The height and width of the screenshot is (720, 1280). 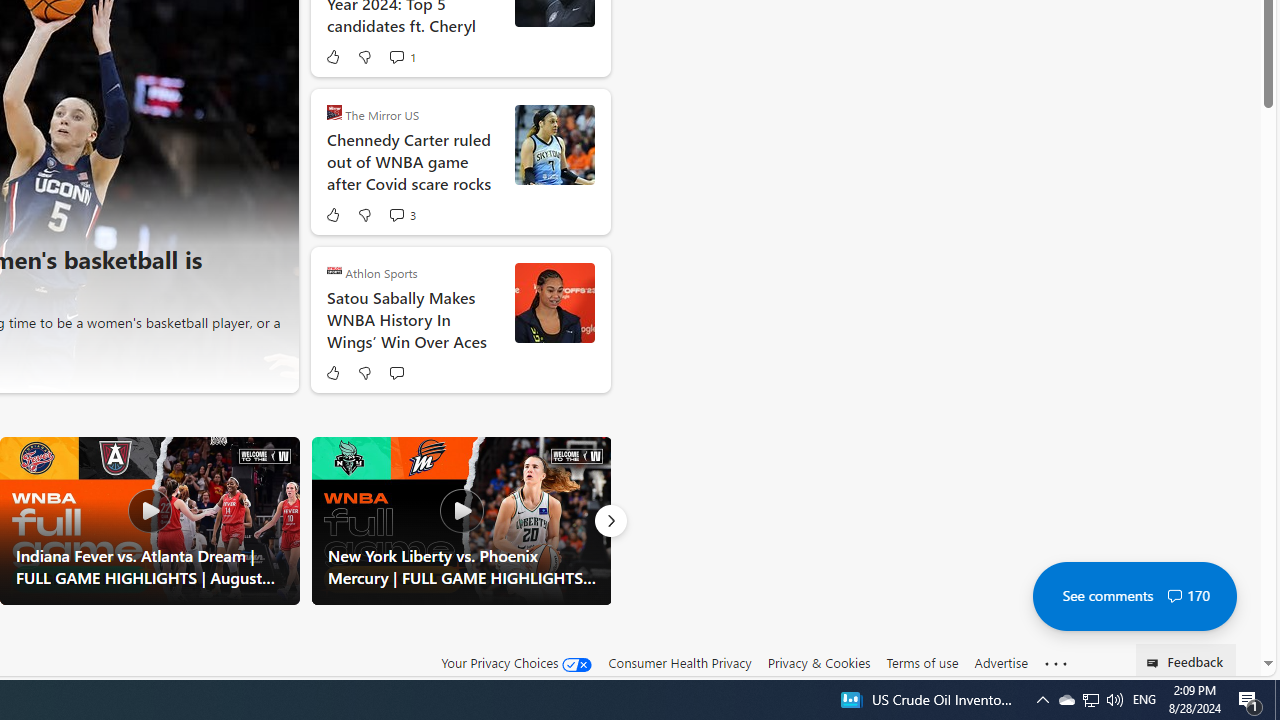 What do you see at coordinates (921, 662) in the screenshot?
I see `'Terms of use'` at bounding box center [921, 662].